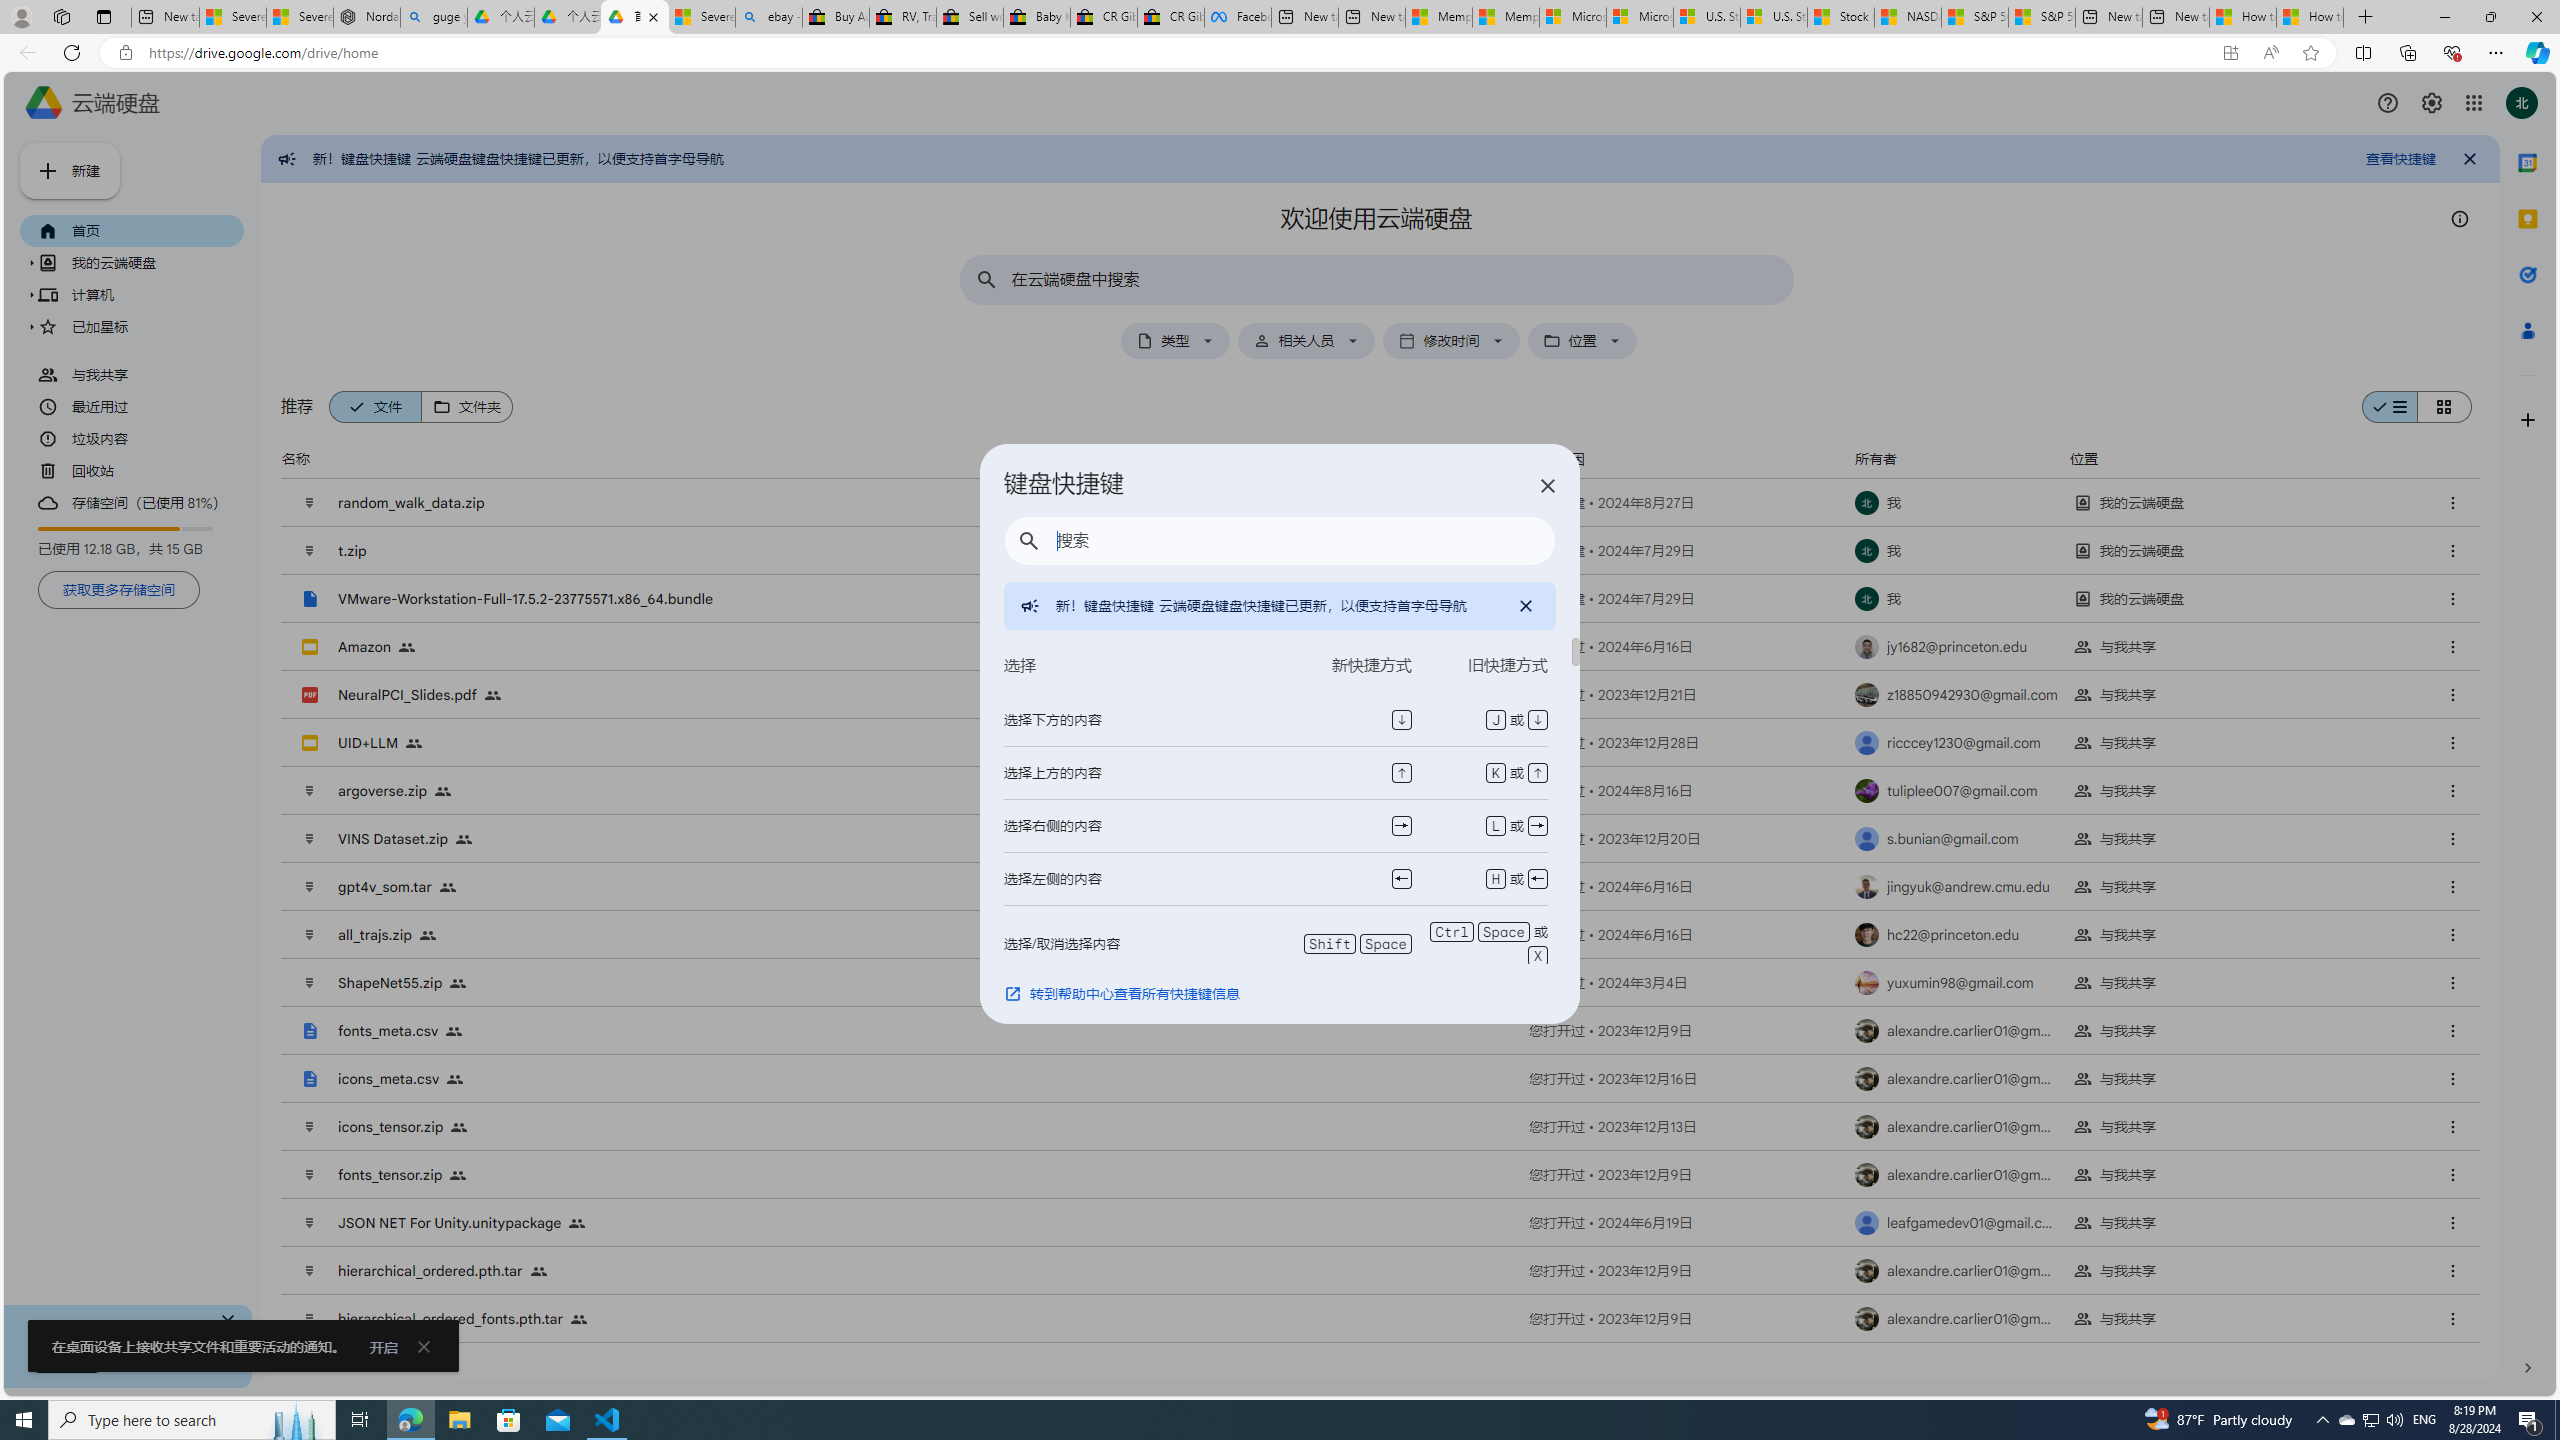 The width and height of the screenshot is (2560, 1440). I want to click on 'RV, Trailer & Camper Steps & Ladders for sale | eBay', so click(901, 16).